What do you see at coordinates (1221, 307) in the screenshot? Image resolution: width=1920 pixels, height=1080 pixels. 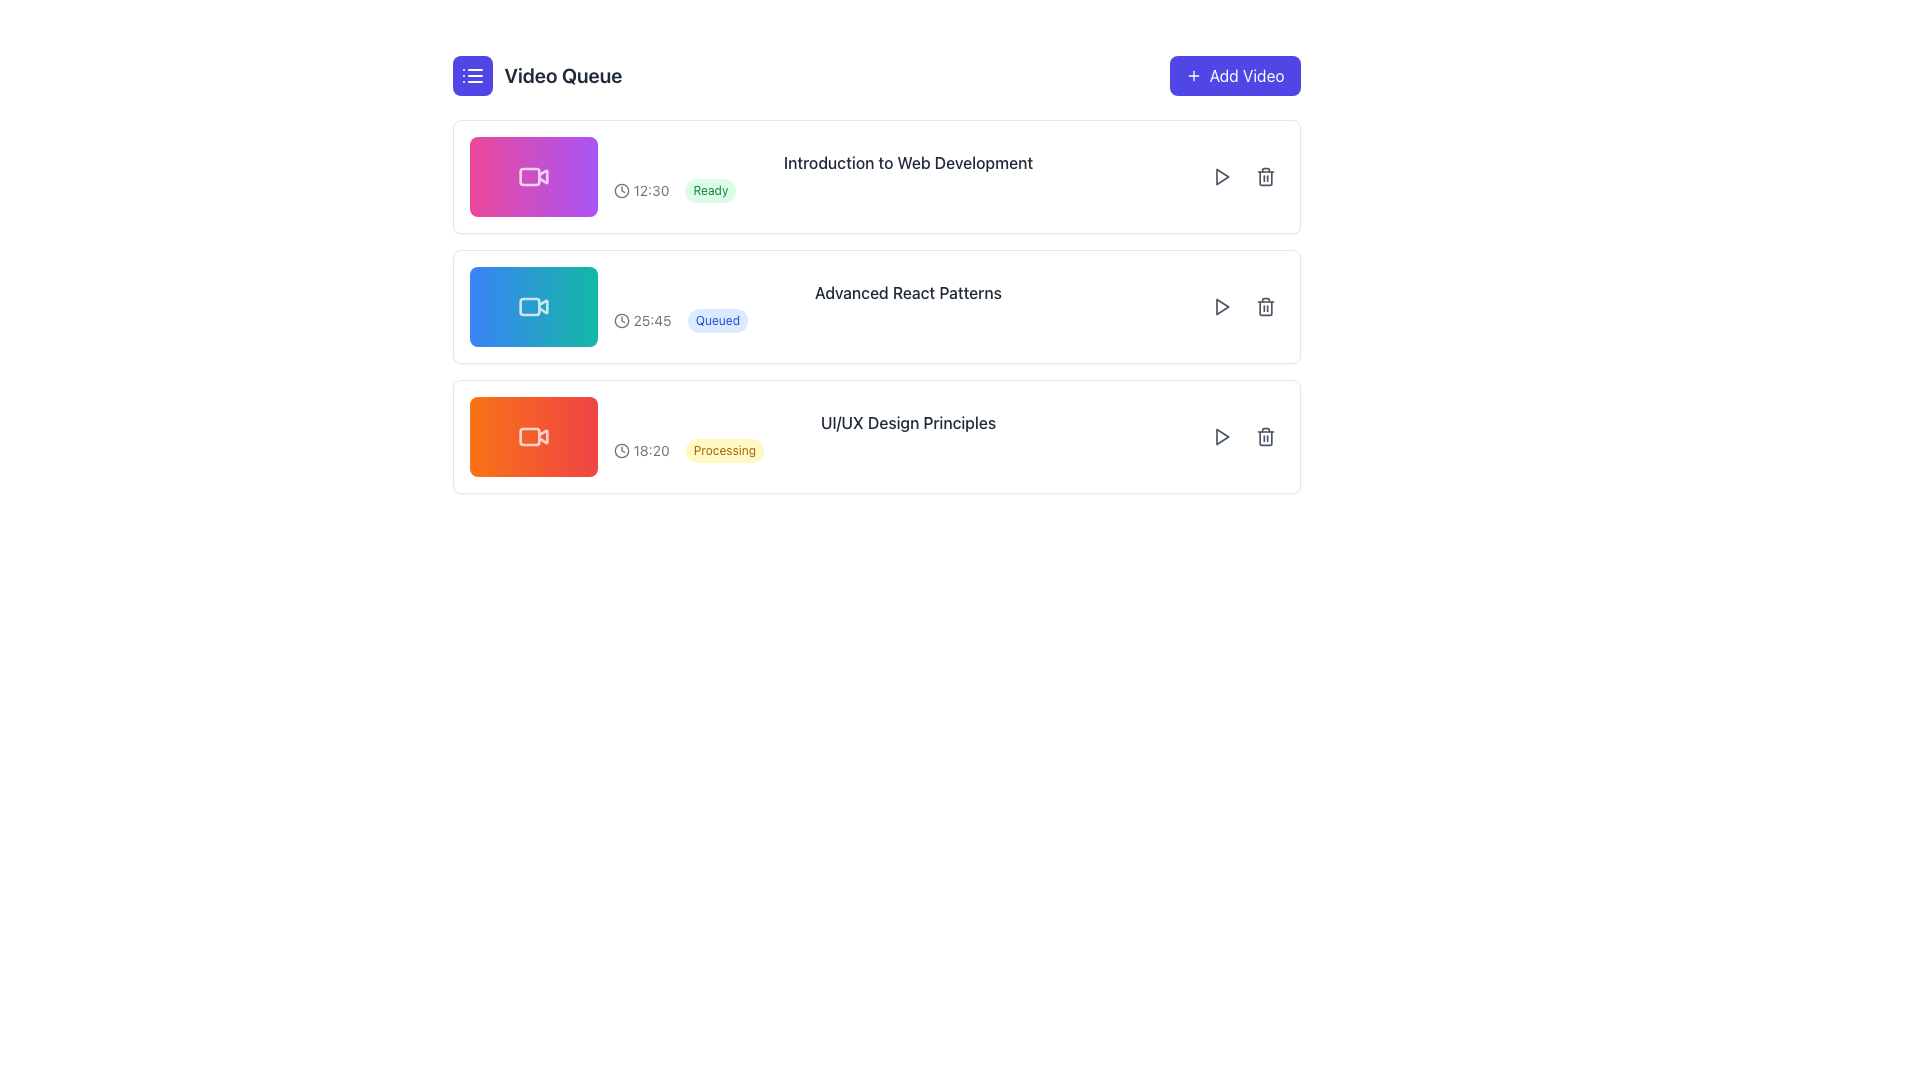 I see `the triangular play icon located at the far-right side of the 'Advanced React Patterns' list item` at bounding box center [1221, 307].